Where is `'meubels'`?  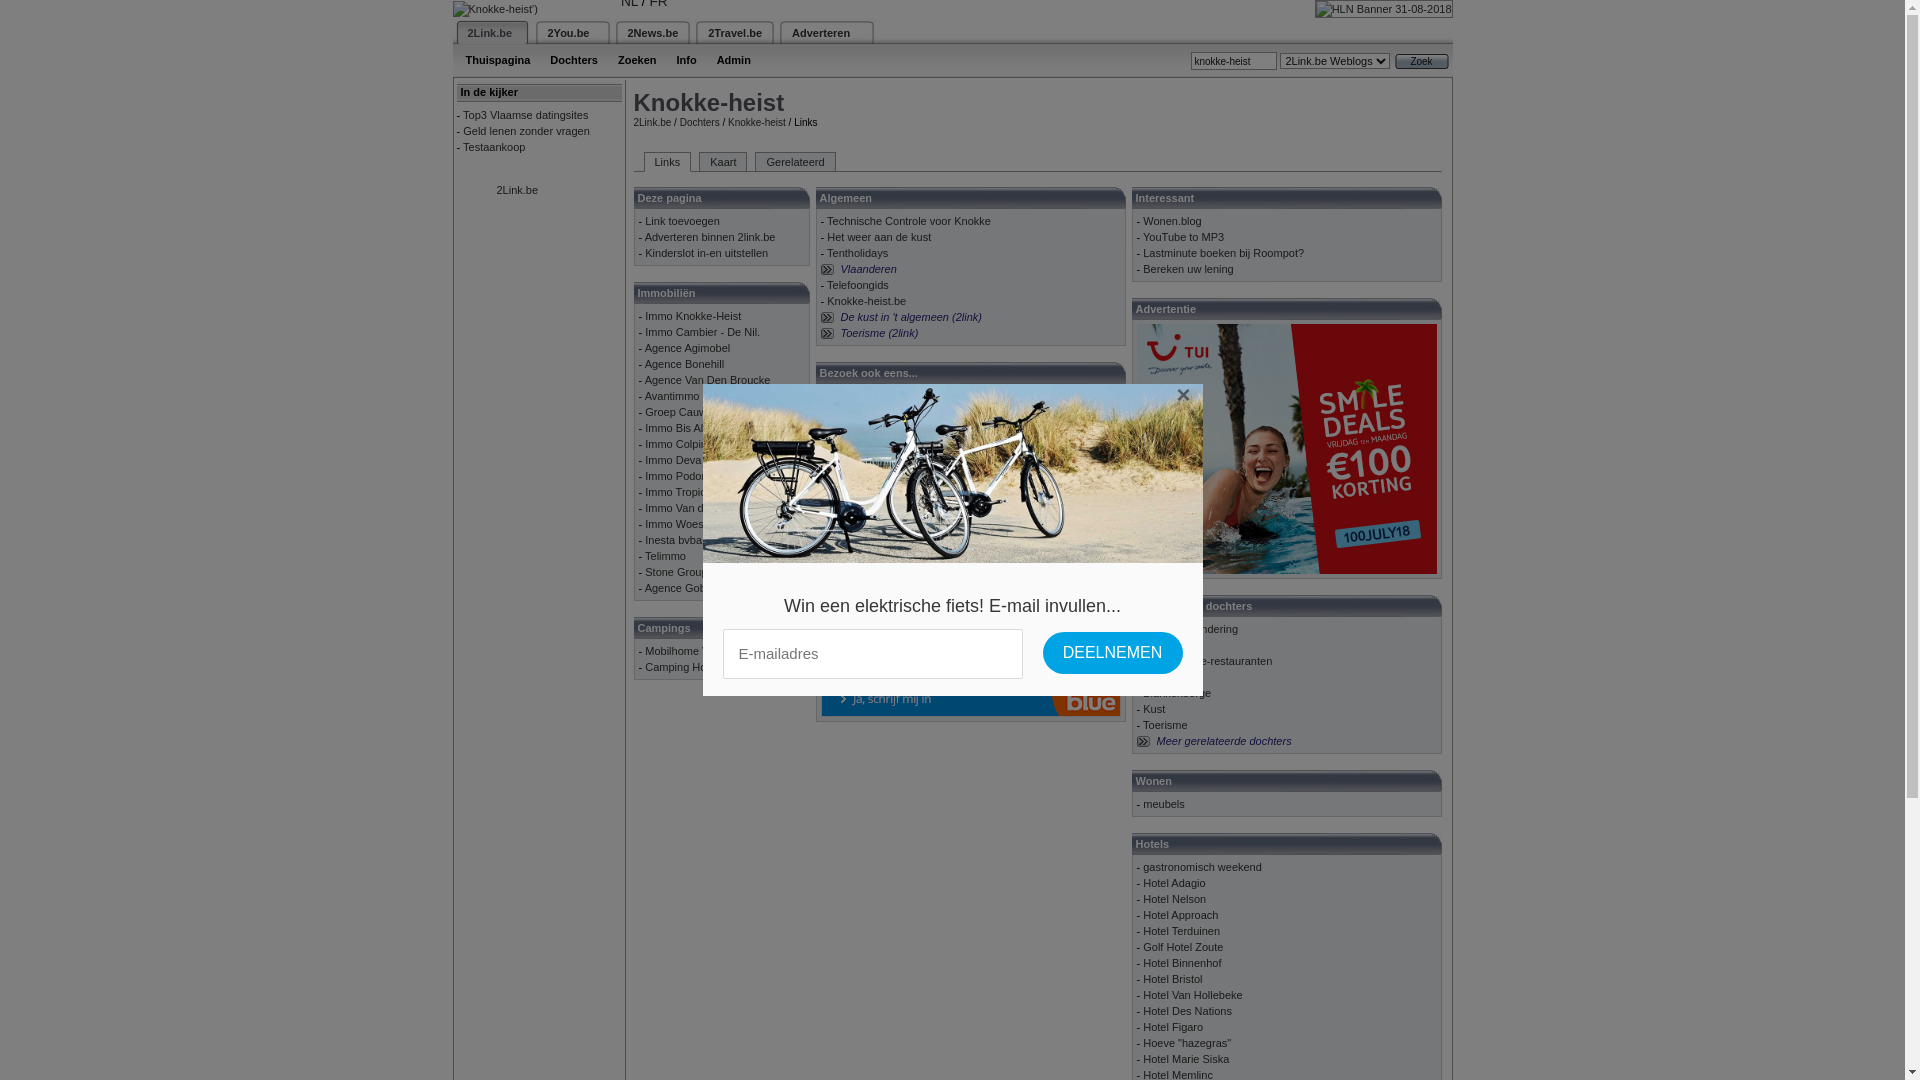
'meubels' is located at coordinates (1163, 802).